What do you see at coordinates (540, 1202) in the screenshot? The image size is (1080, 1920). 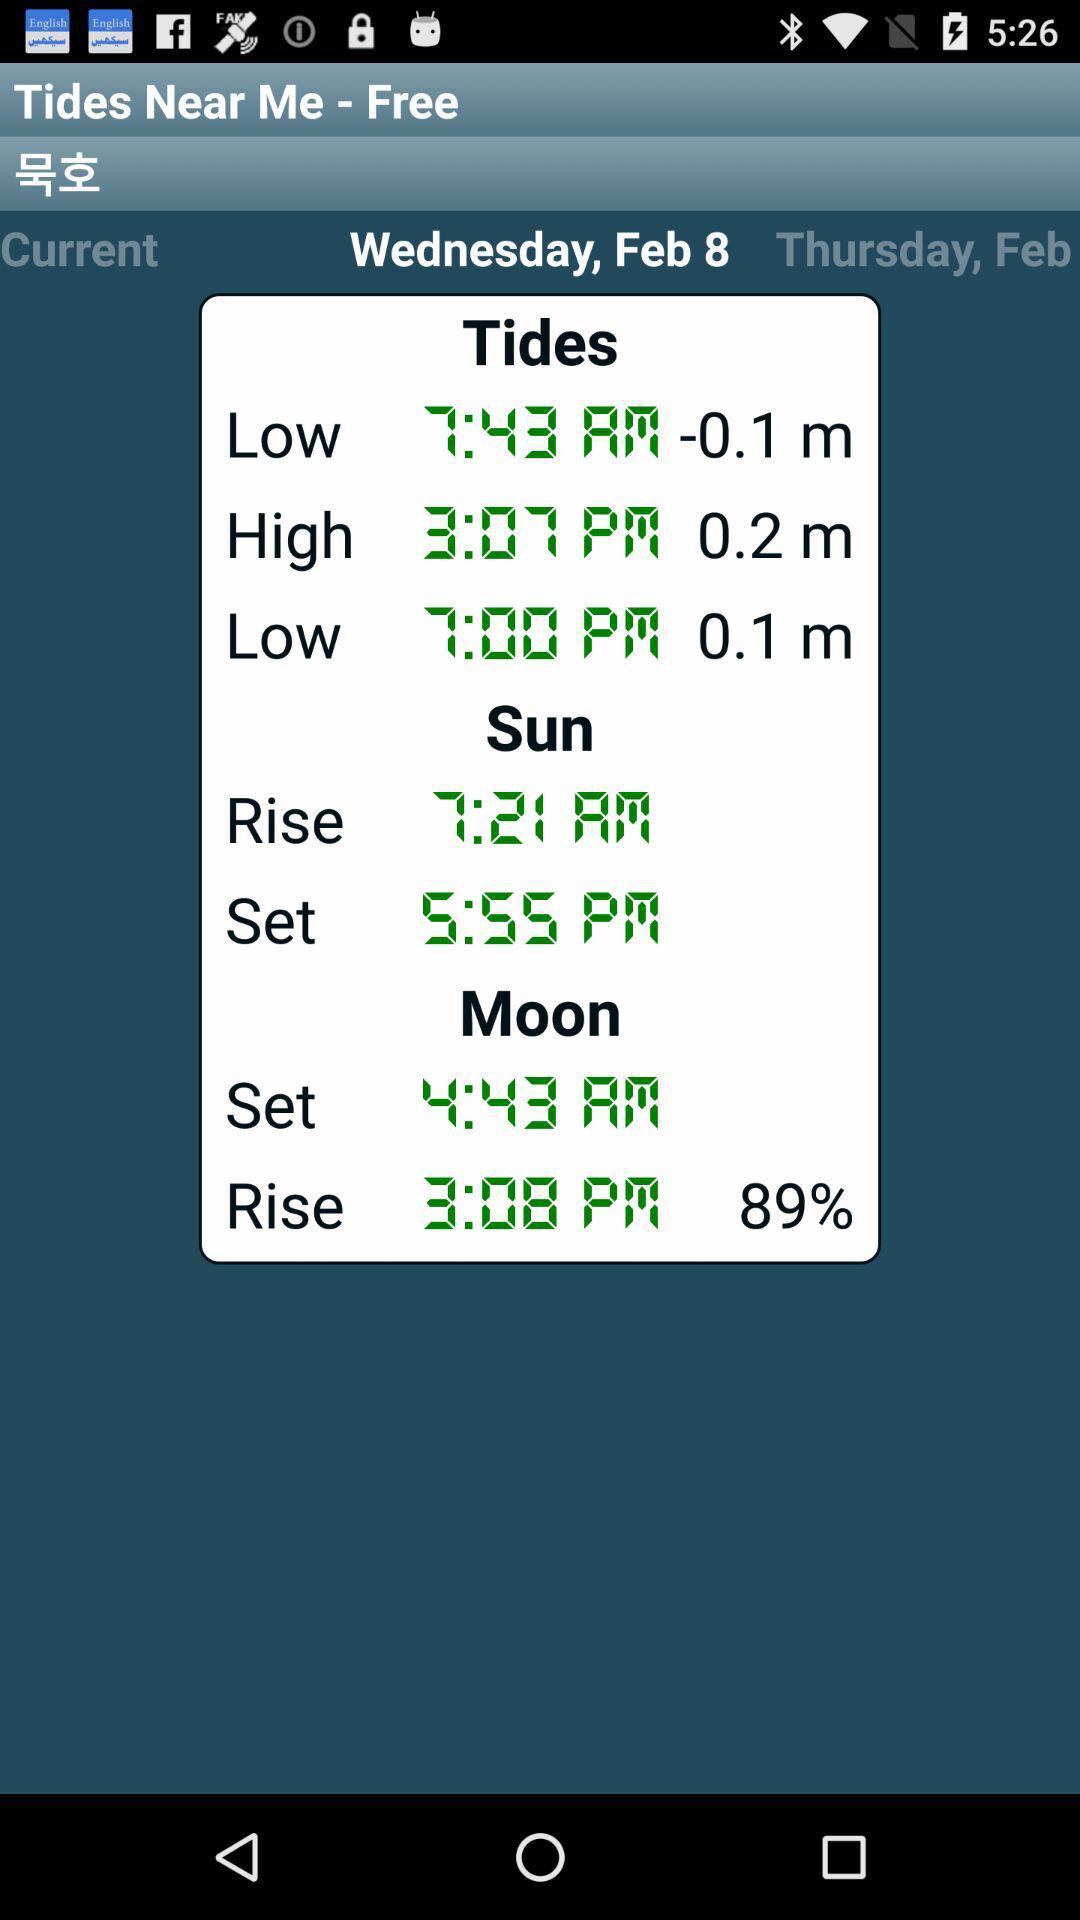 I see `item below set app` at bounding box center [540, 1202].